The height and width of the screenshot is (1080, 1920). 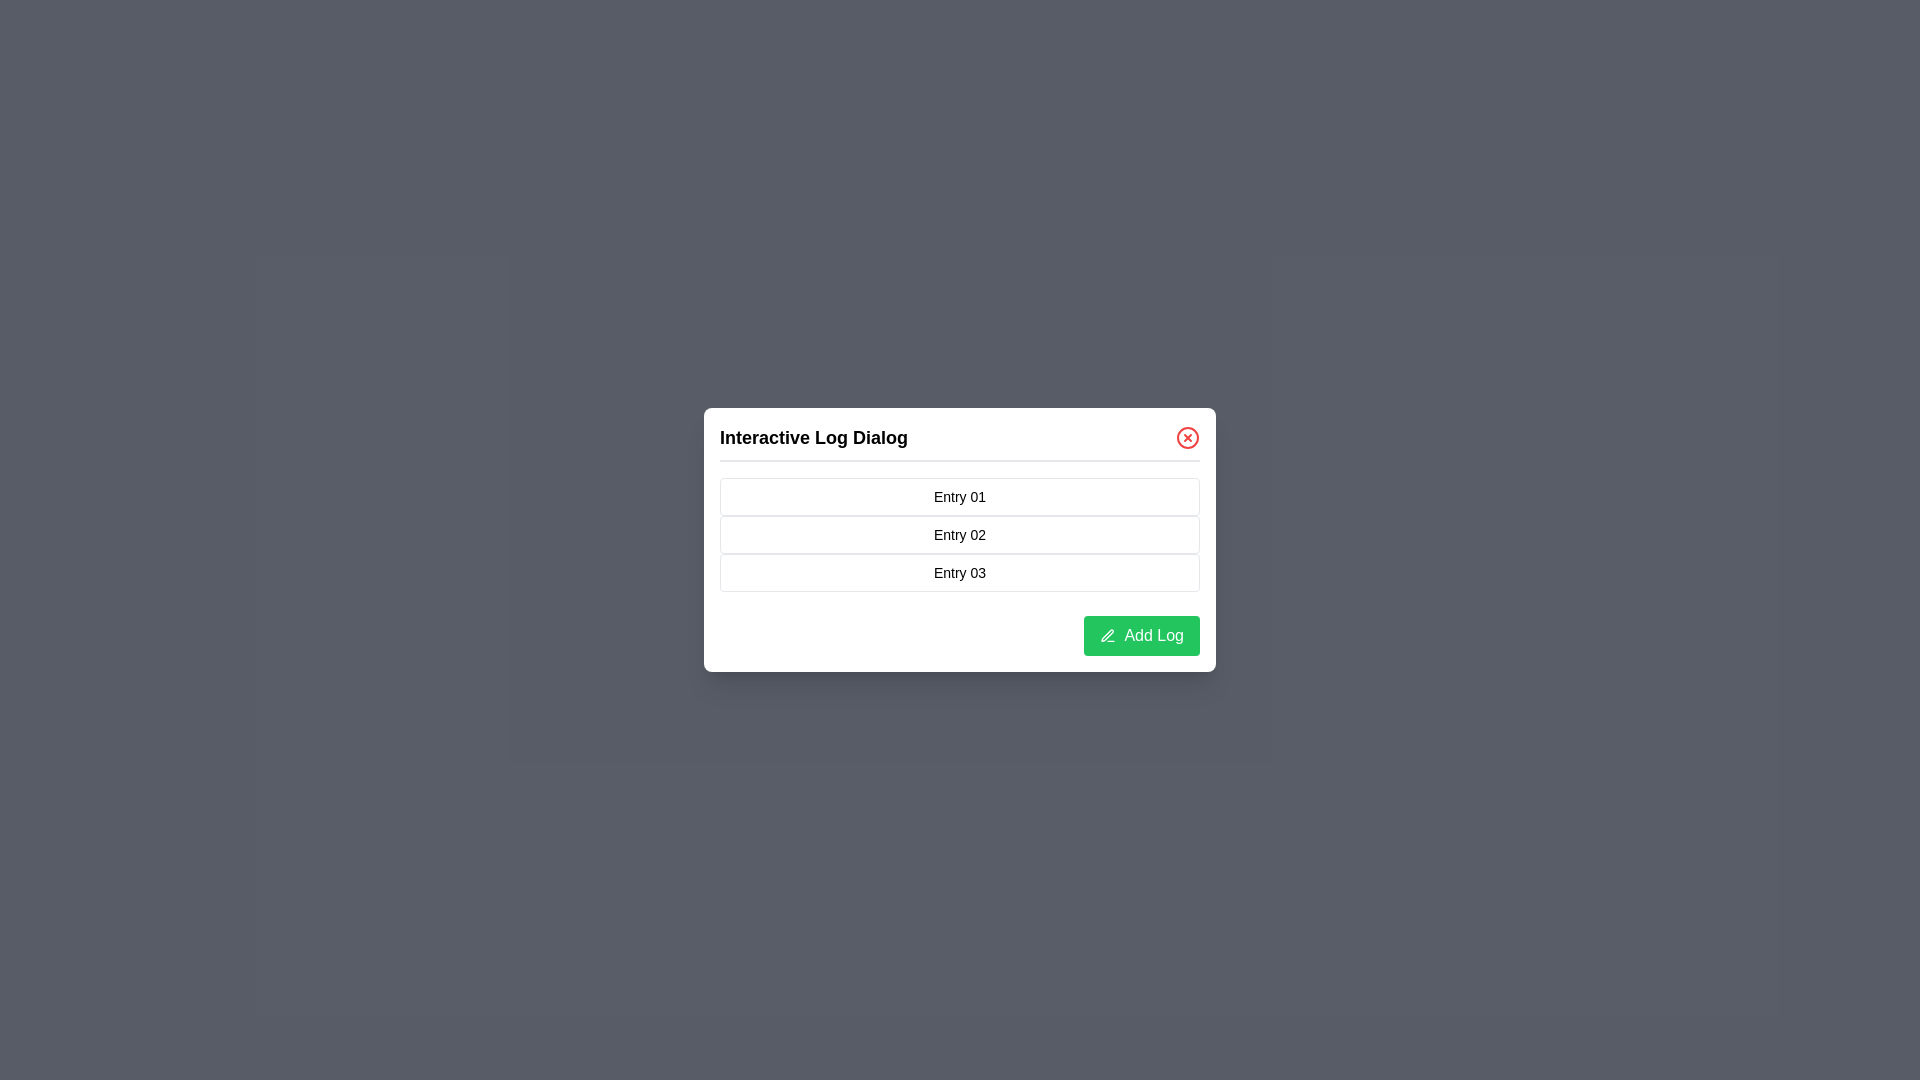 I want to click on the close button in the dialog to close it, so click(x=1188, y=437).